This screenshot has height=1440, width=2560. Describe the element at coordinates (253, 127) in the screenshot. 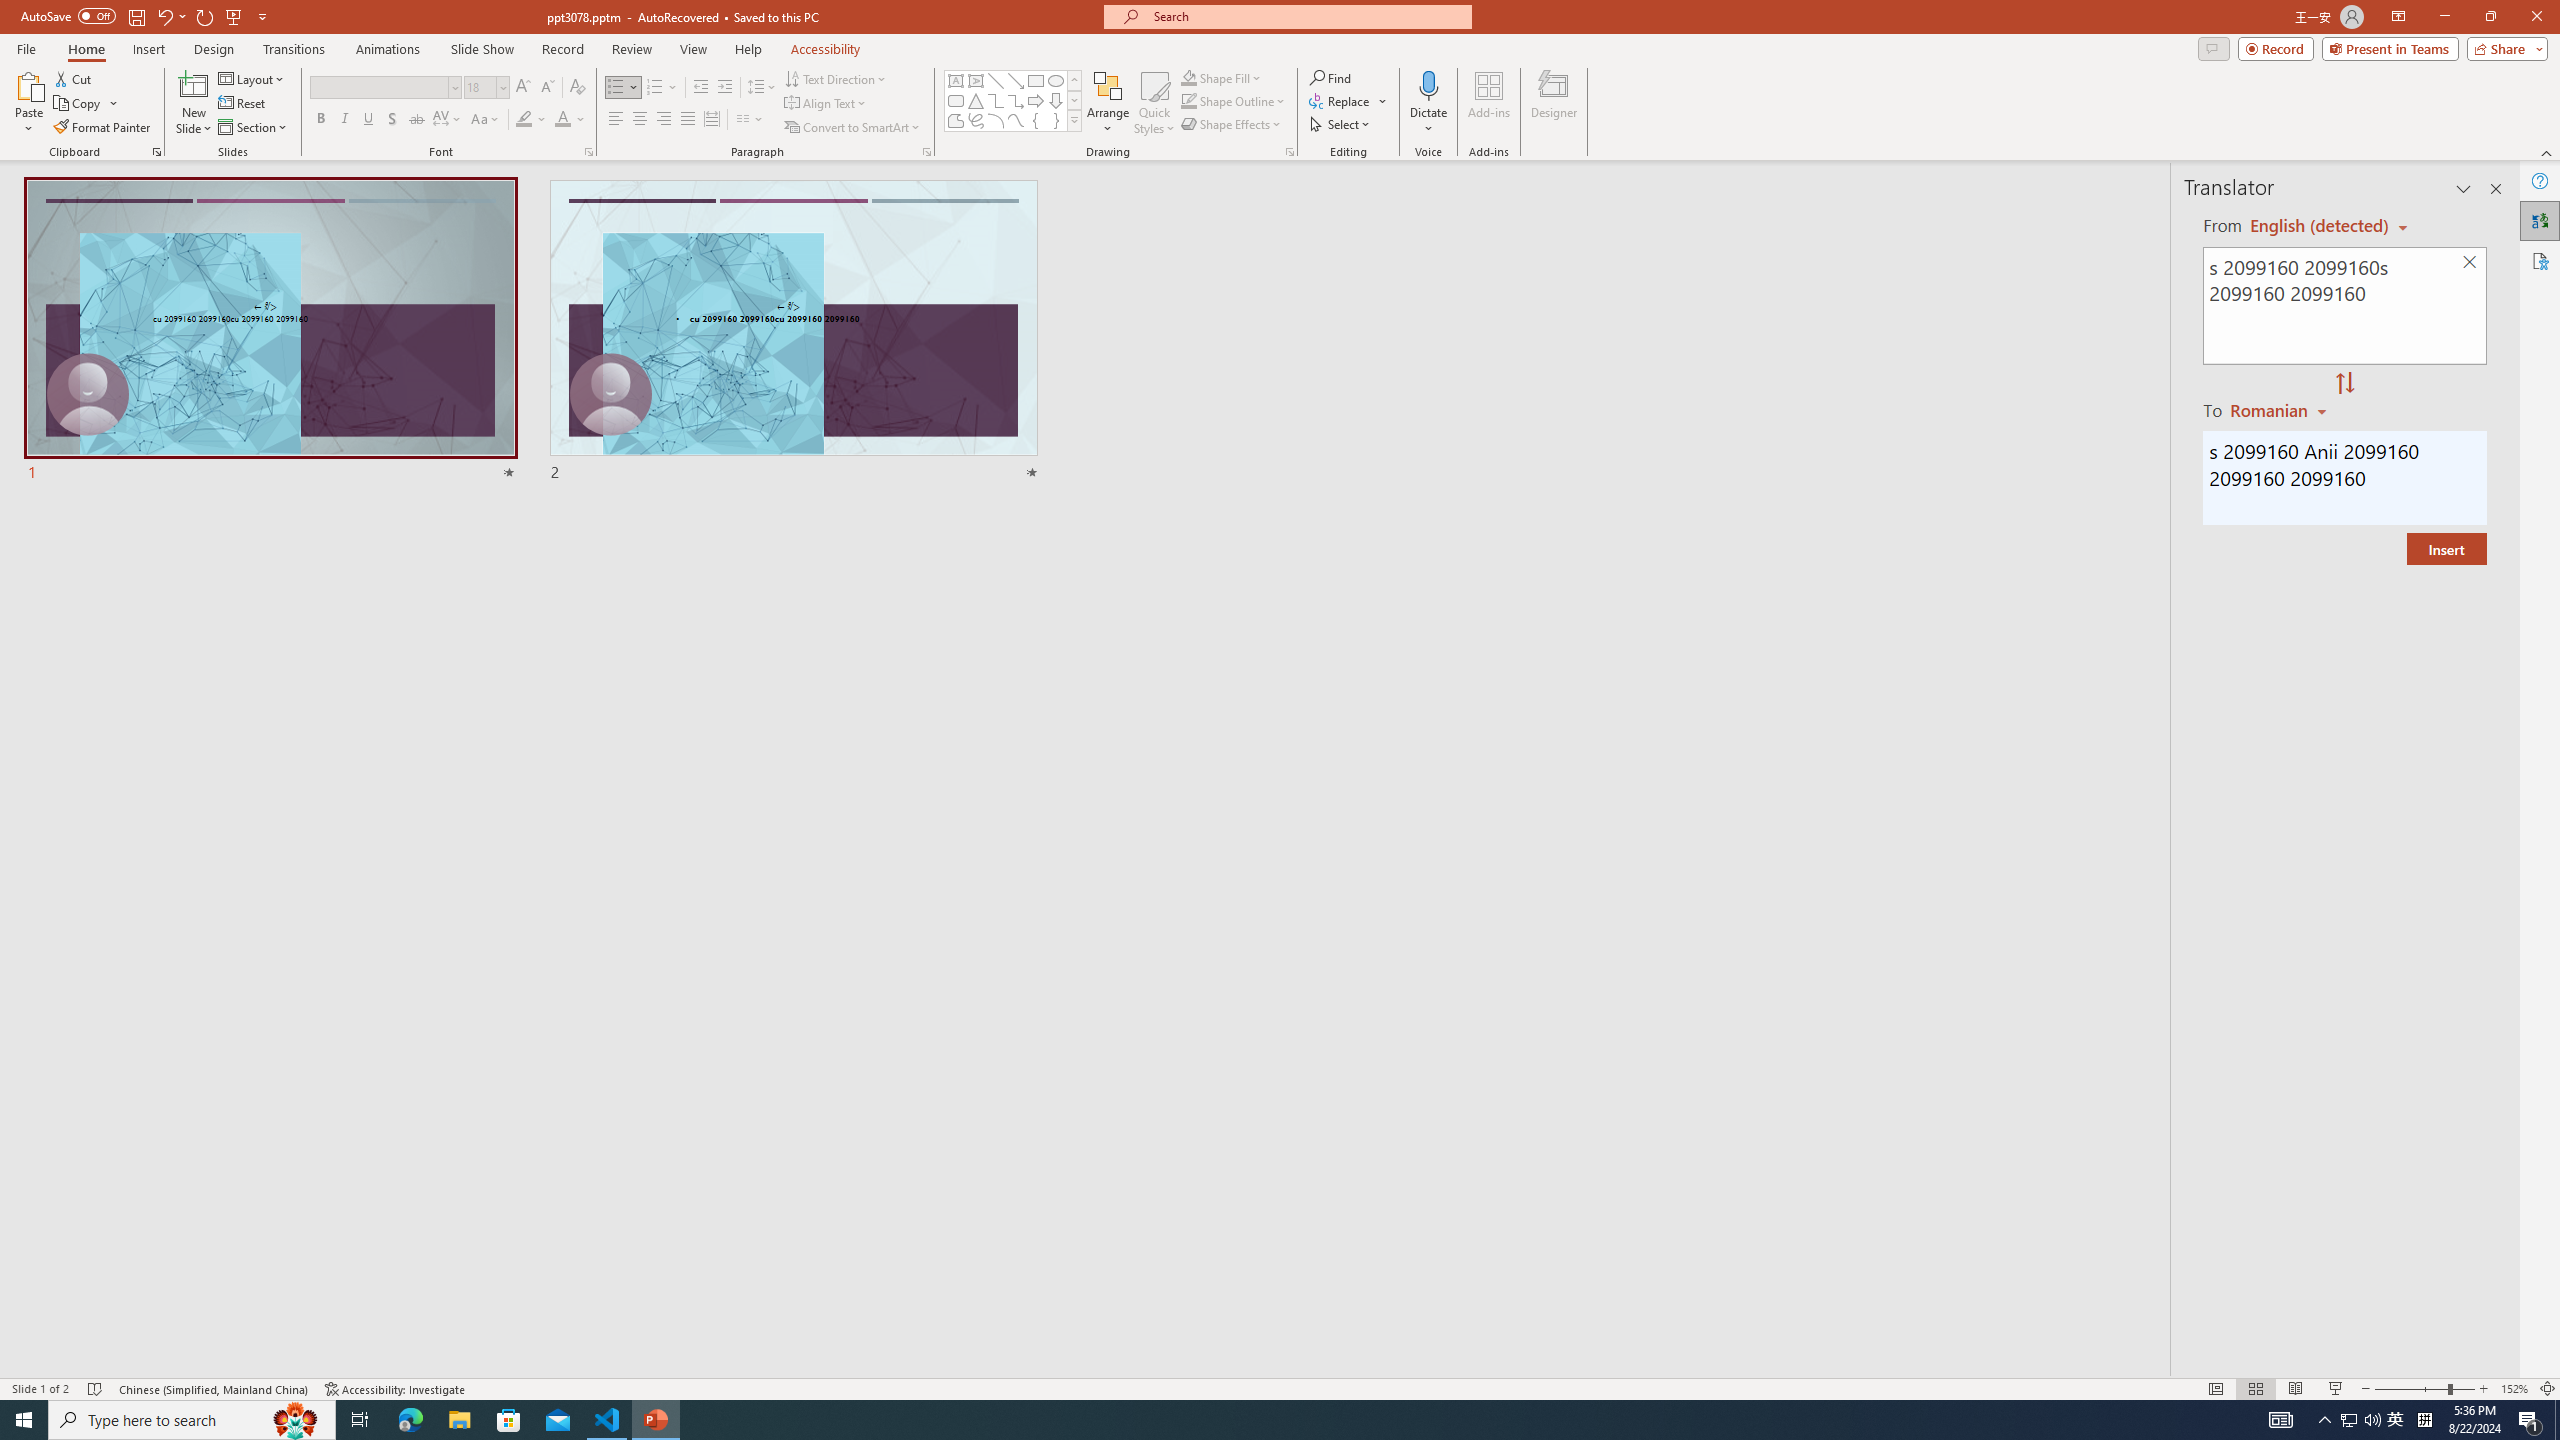

I see `'Section'` at that location.